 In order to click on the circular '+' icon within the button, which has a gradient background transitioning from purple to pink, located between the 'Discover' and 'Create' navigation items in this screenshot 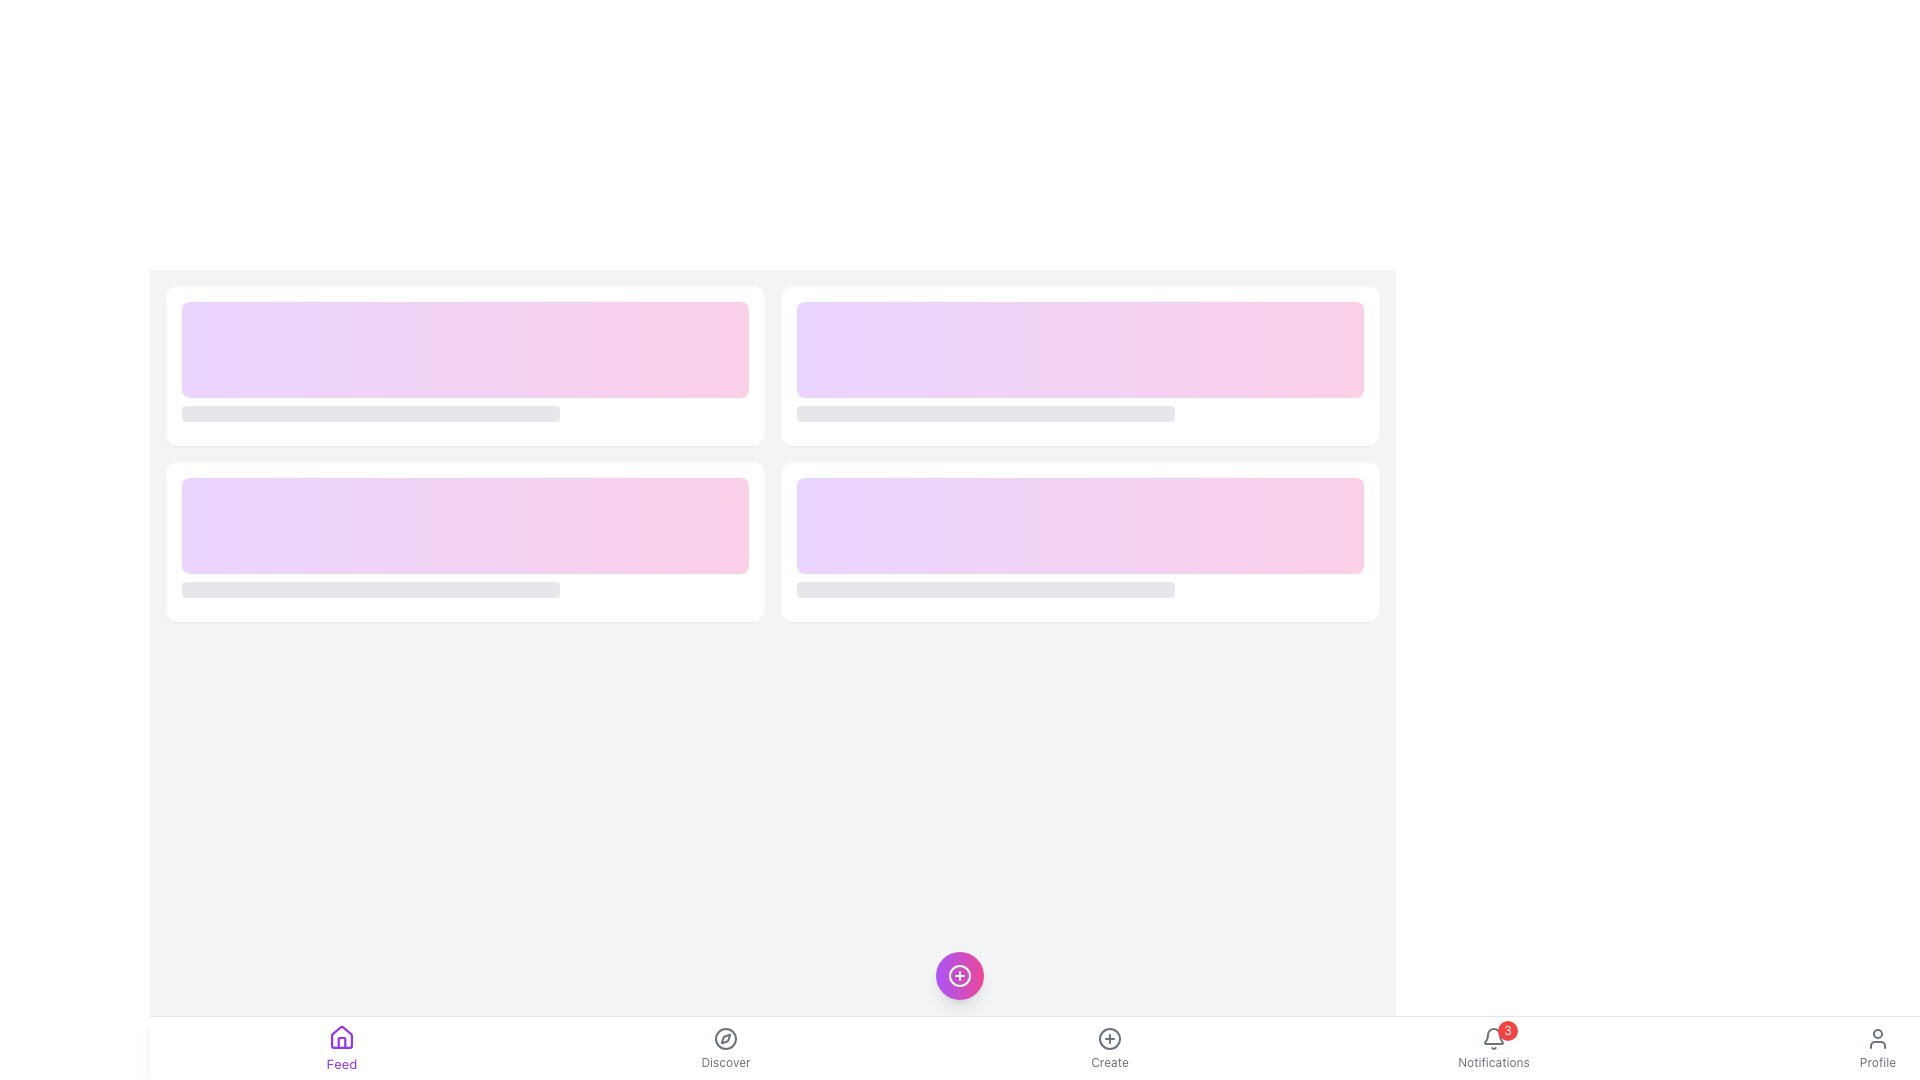, I will do `click(960, 974)`.